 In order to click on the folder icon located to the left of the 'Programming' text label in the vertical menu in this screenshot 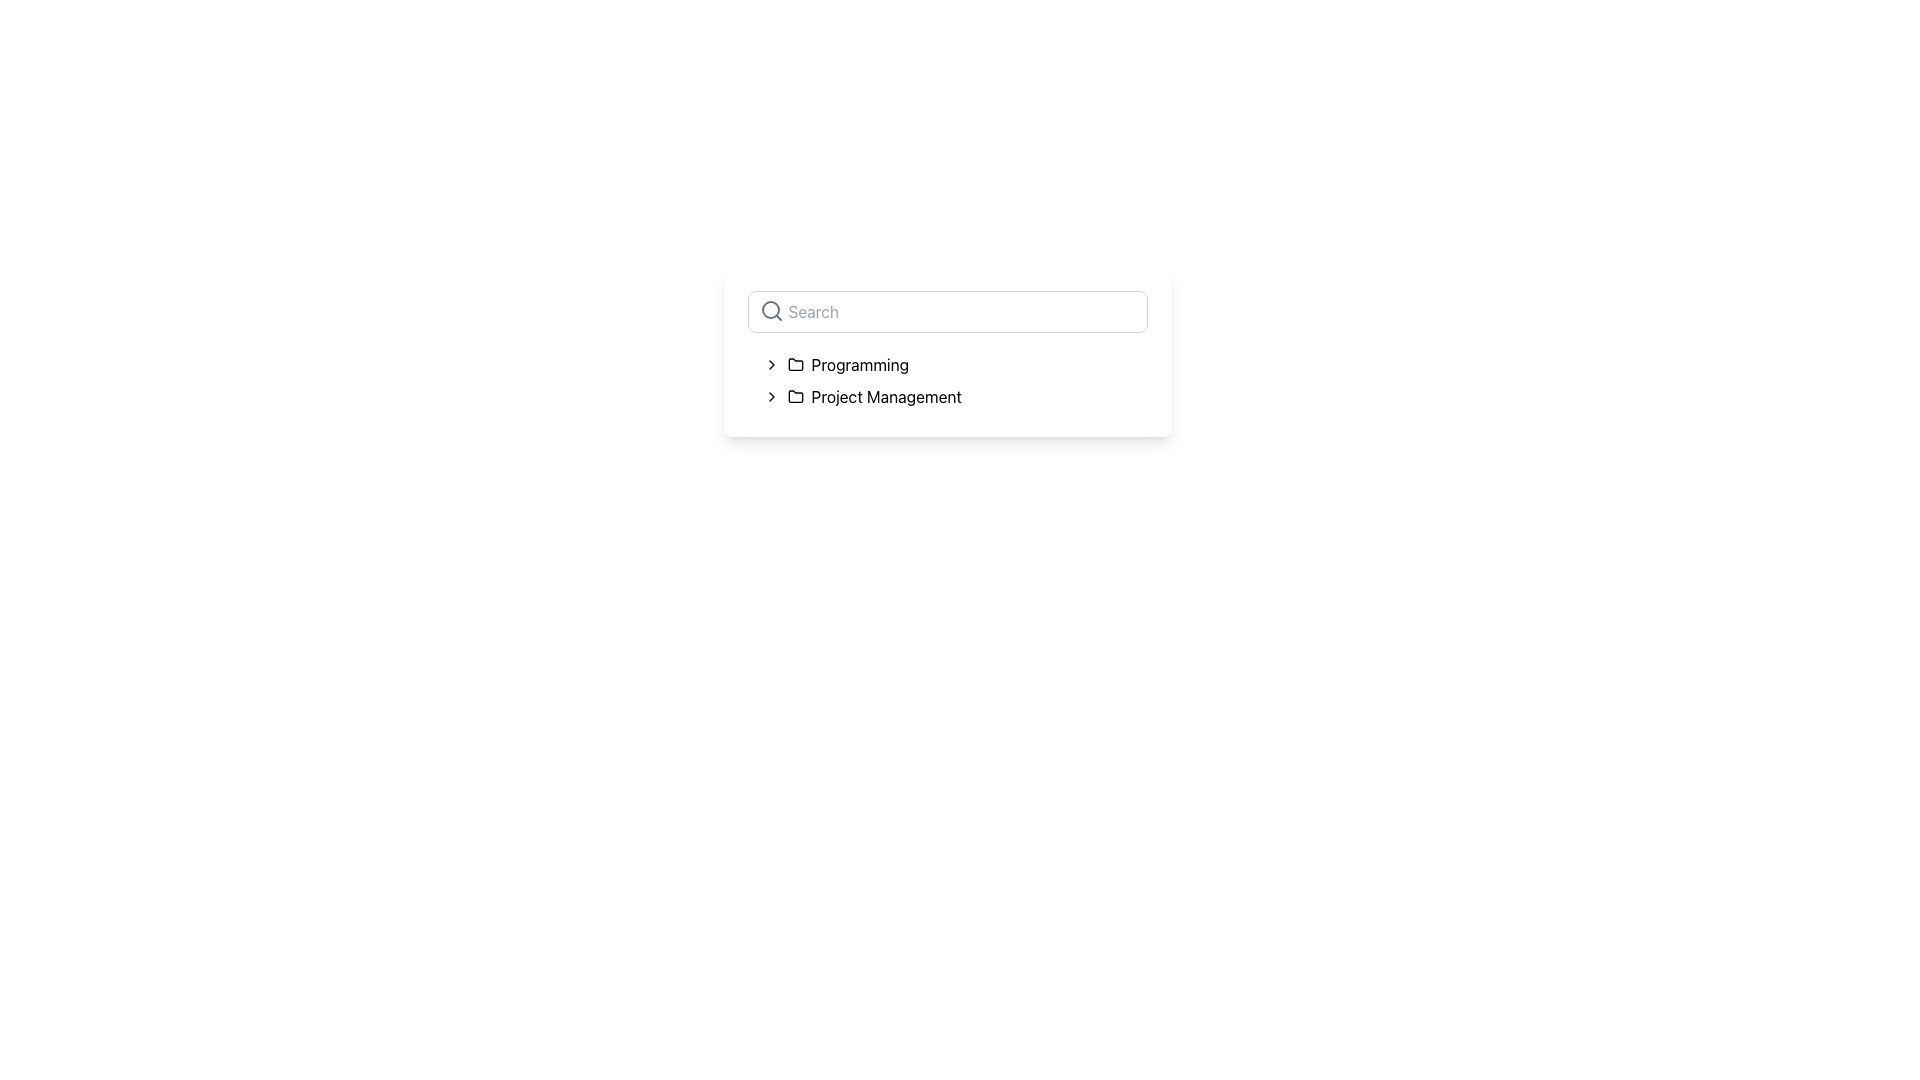, I will do `click(794, 365)`.